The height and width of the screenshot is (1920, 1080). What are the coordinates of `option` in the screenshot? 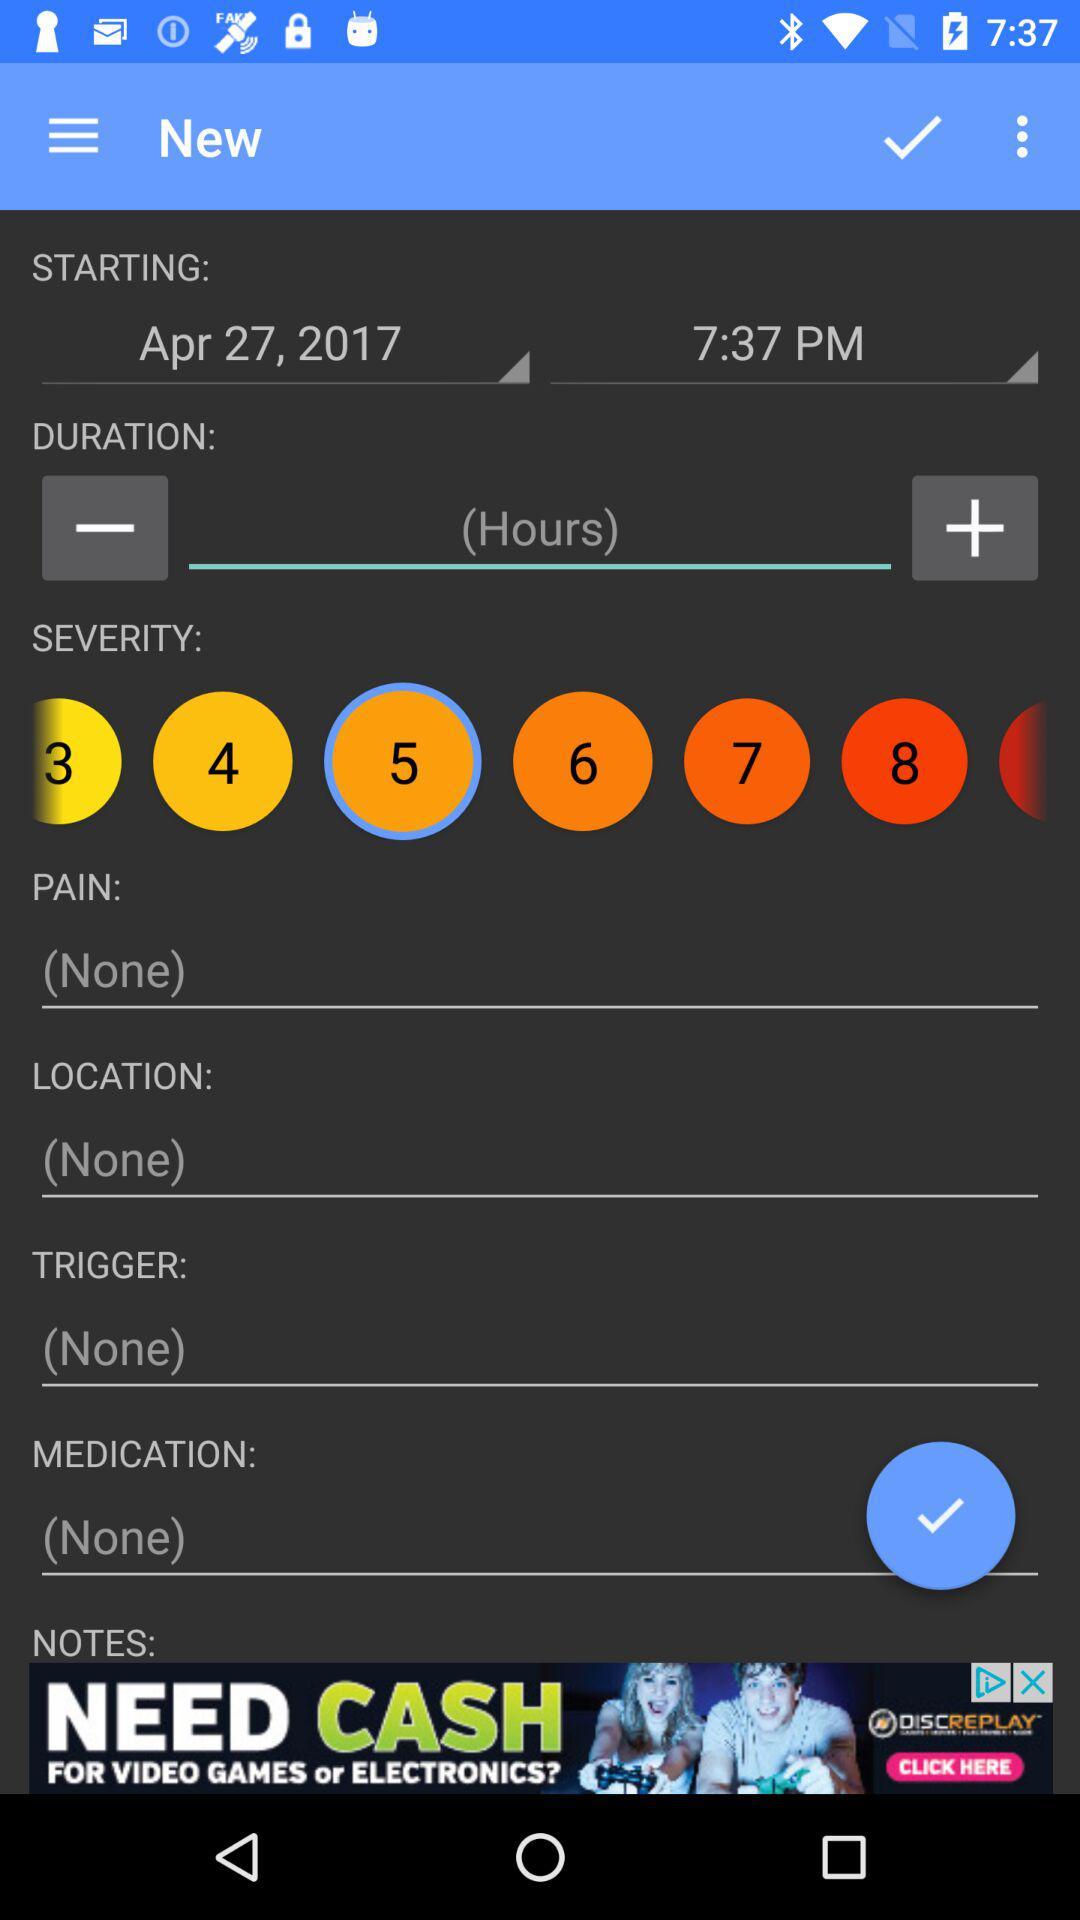 It's located at (940, 1522).